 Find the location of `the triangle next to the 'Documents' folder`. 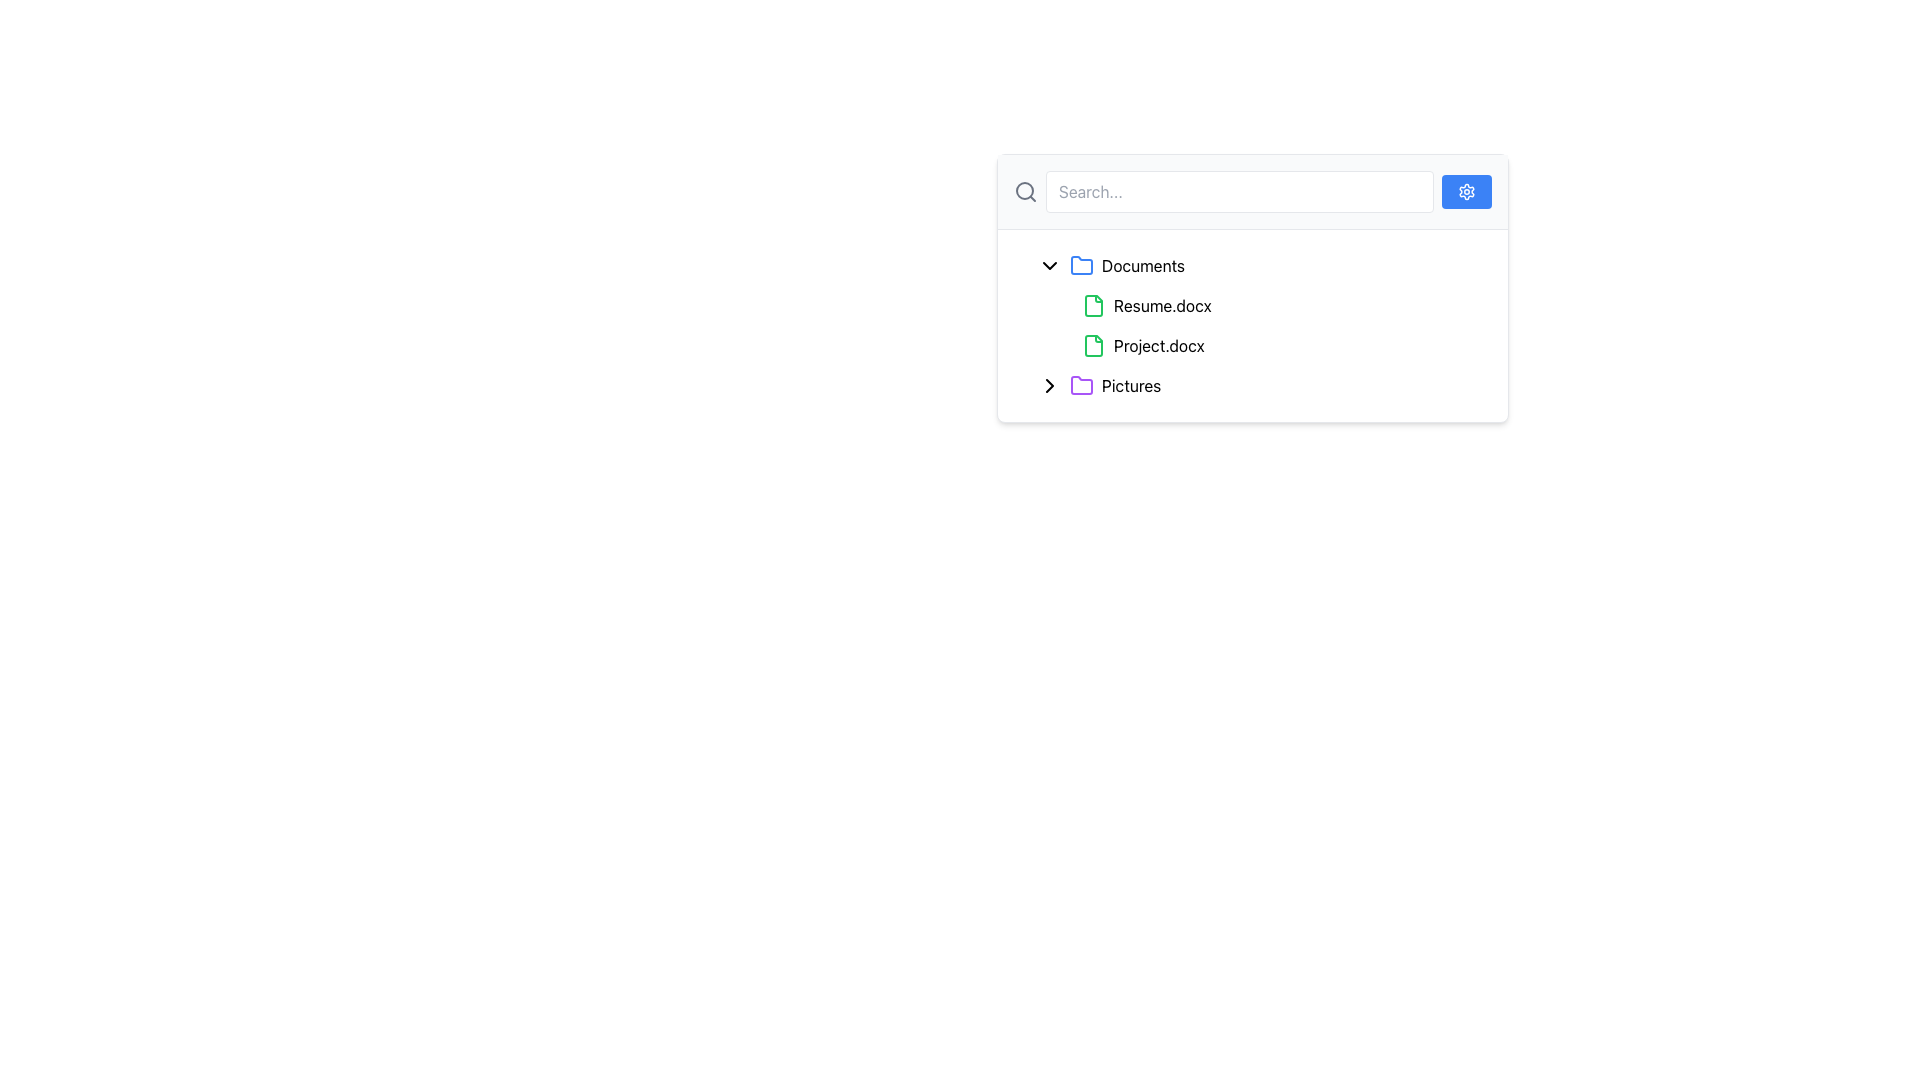

the triangle next to the 'Documents' folder is located at coordinates (1260, 265).